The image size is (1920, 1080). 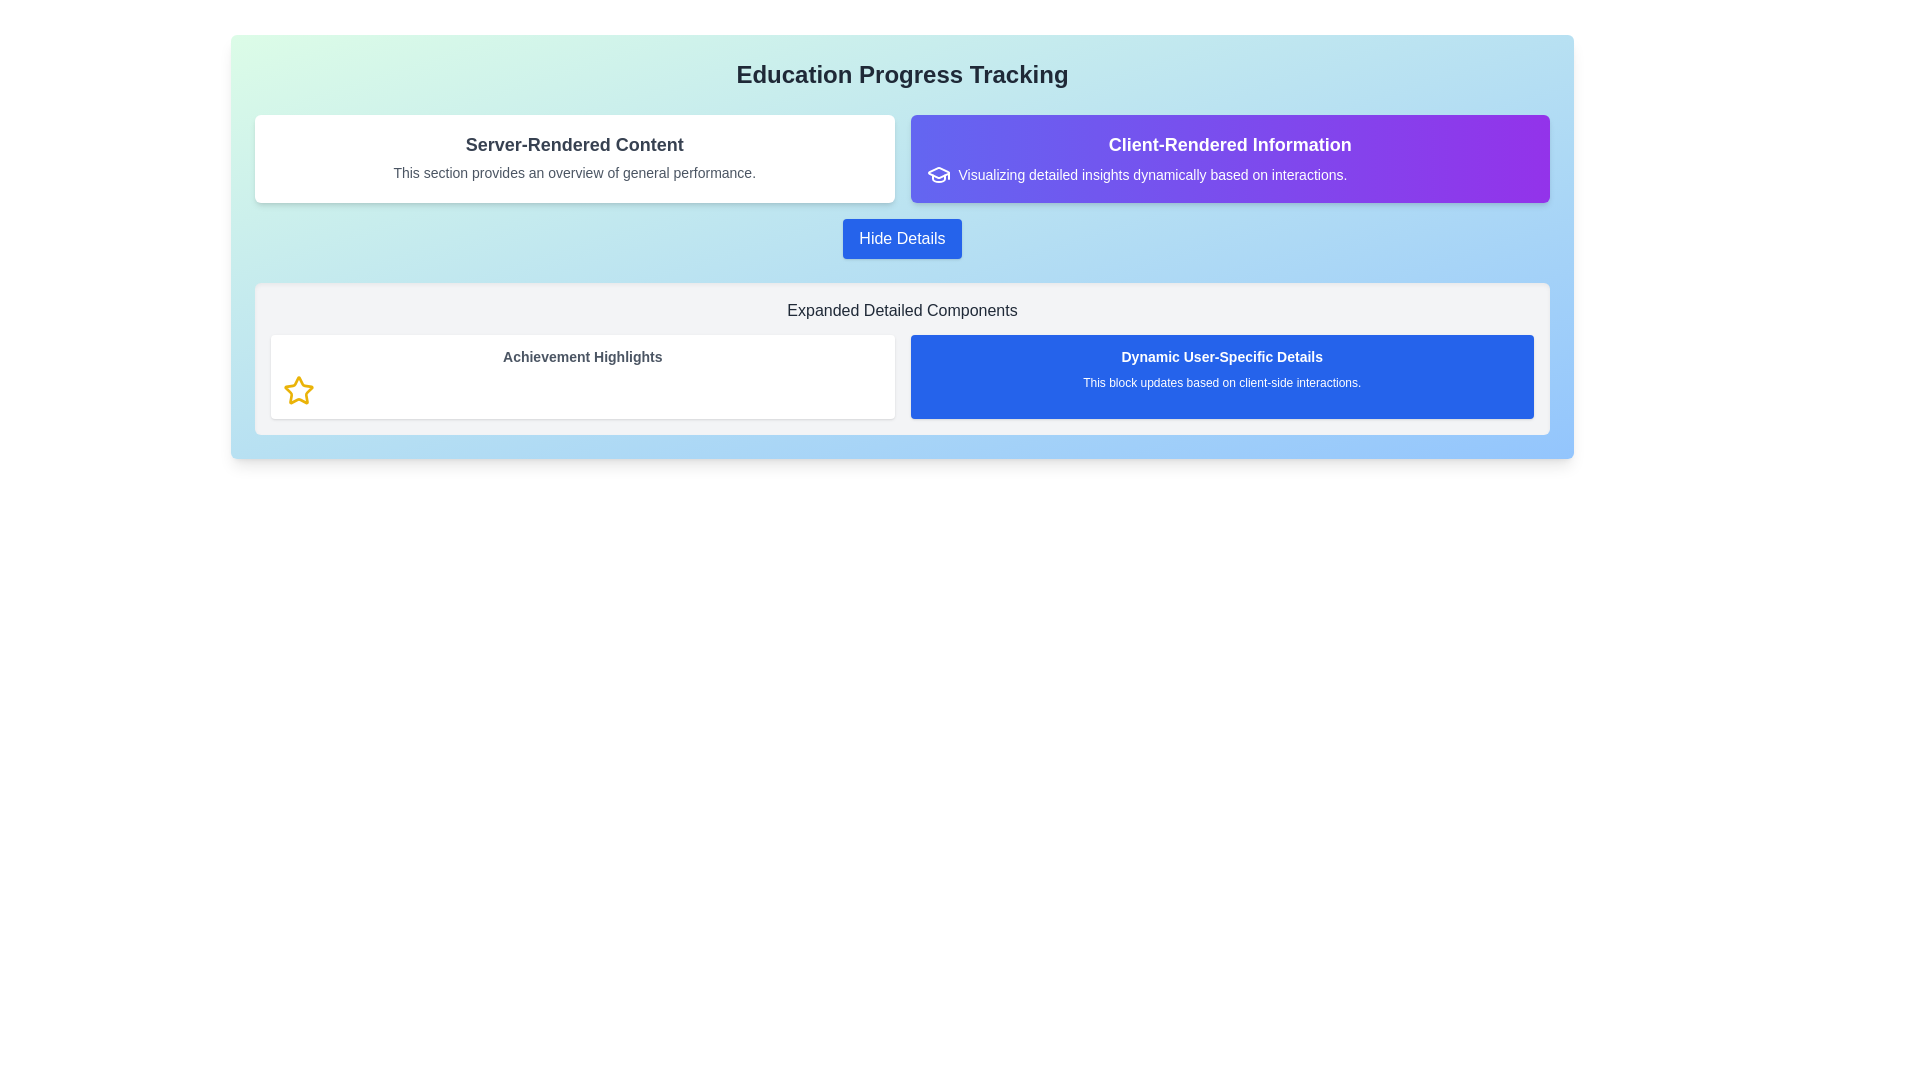 What do you see at coordinates (901, 377) in the screenshot?
I see `the Information Display Block, which has a blue background and contains the text 'Dynamic User-Specific Details' and 'This block updates based on client-side interactions.', located in the bottom section of the layout` at bounding box center [901, 377].